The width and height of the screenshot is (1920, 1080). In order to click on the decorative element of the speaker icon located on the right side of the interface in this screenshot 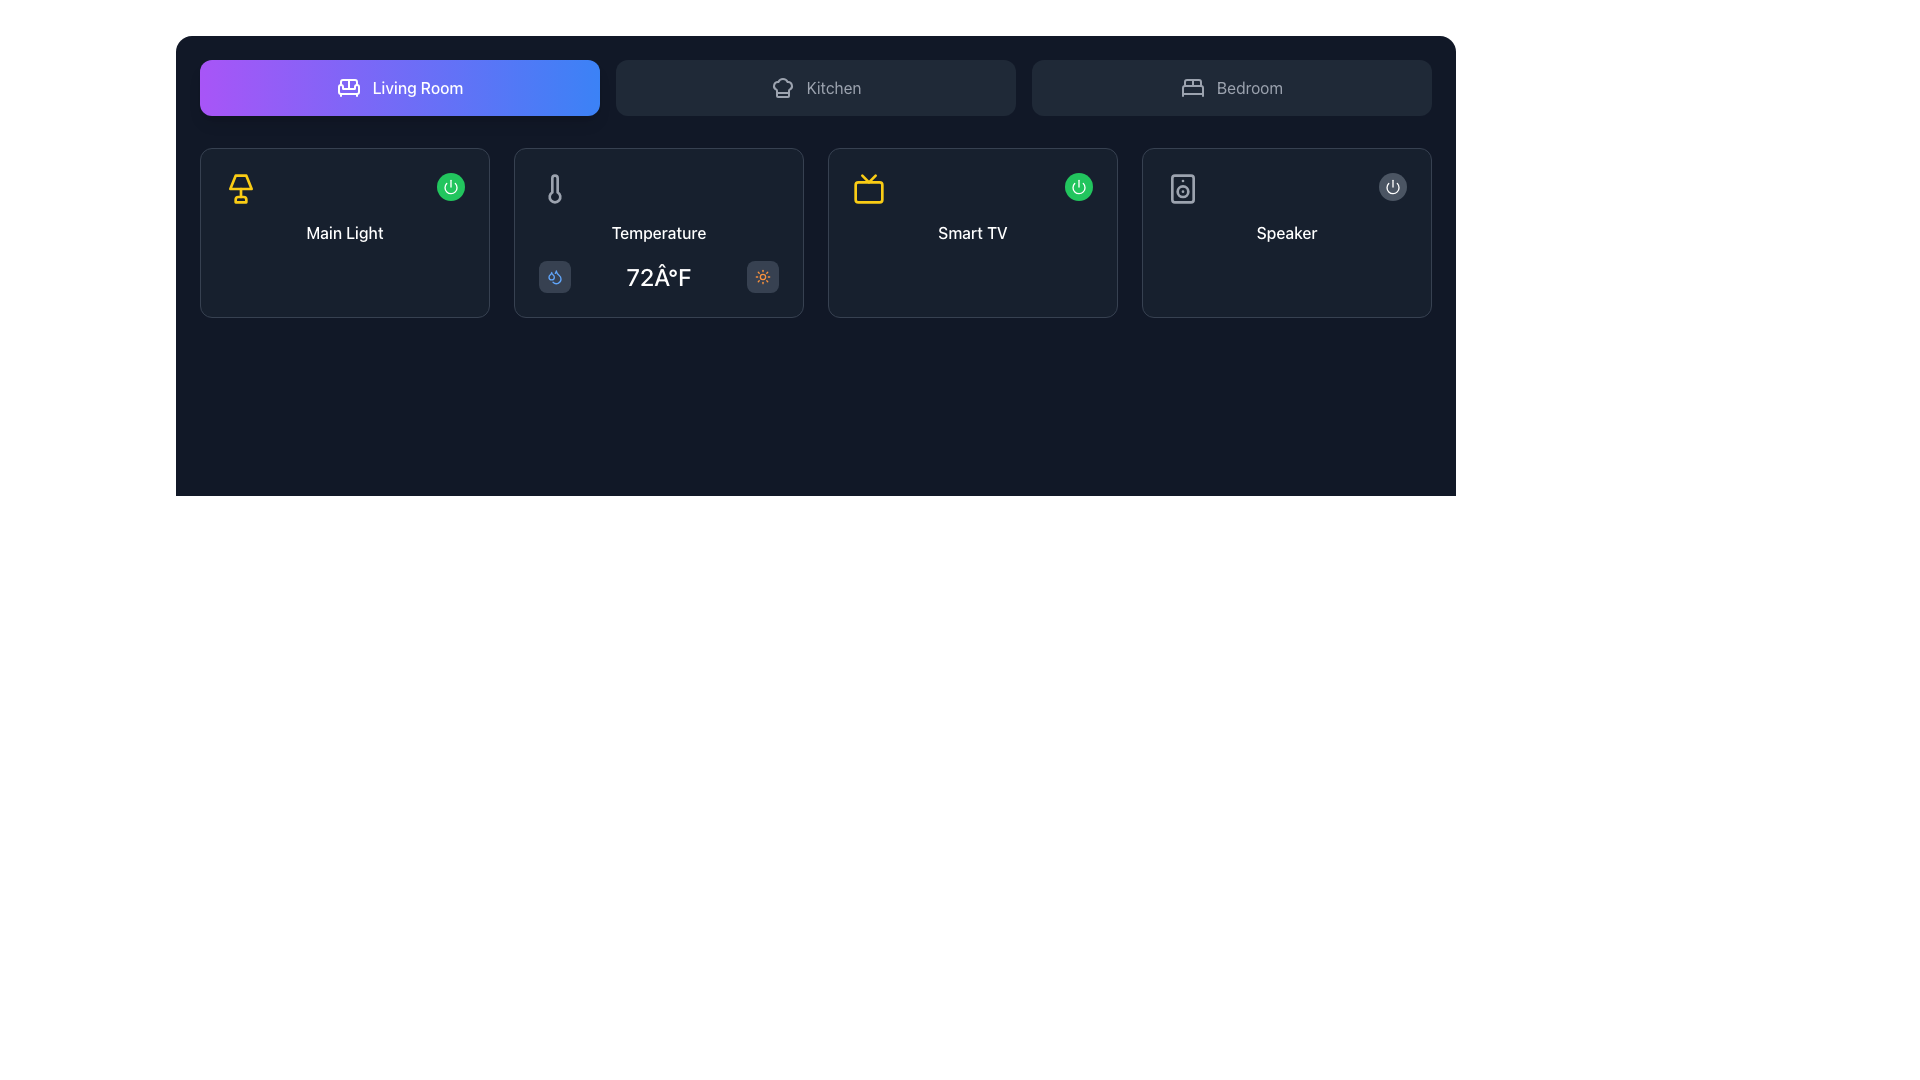, I will do `click(1182, 189)`.